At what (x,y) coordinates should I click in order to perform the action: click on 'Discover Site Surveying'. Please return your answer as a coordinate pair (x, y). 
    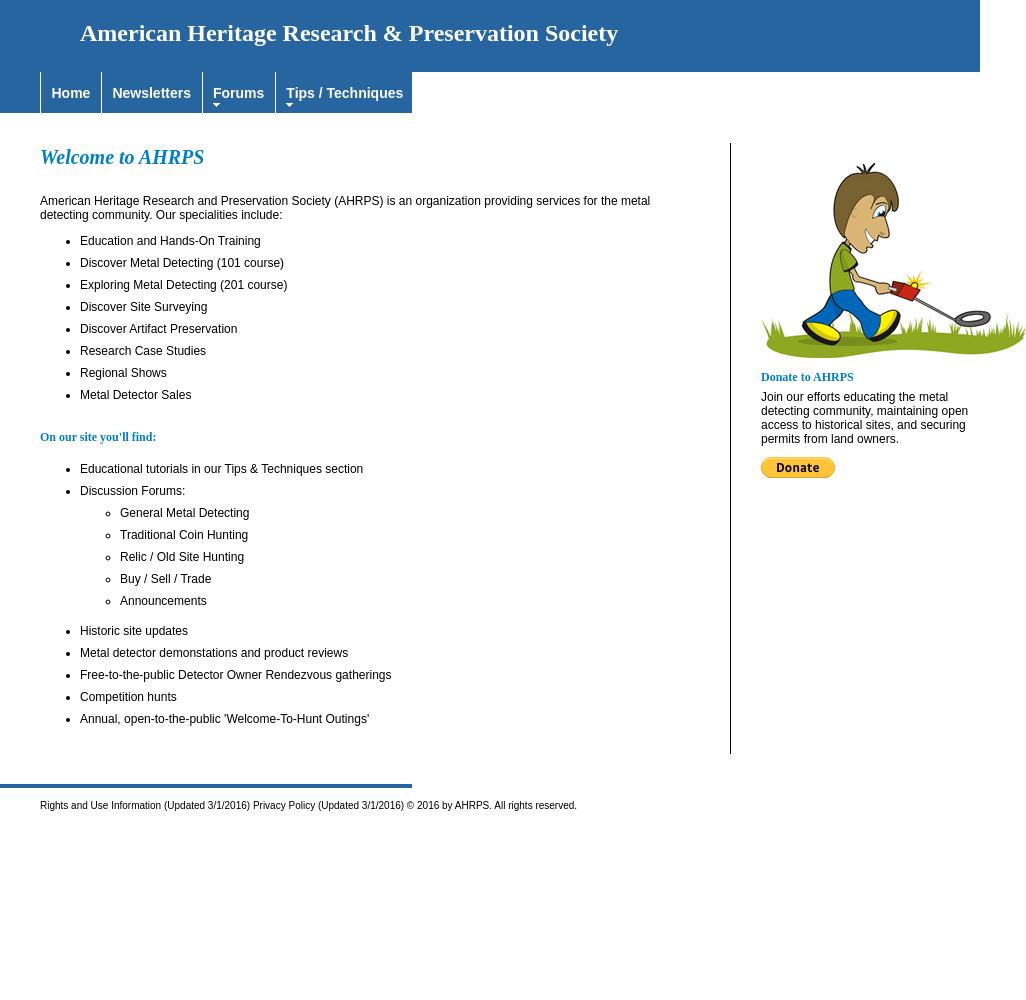
    Looking at the image, I should click on (143, 307).